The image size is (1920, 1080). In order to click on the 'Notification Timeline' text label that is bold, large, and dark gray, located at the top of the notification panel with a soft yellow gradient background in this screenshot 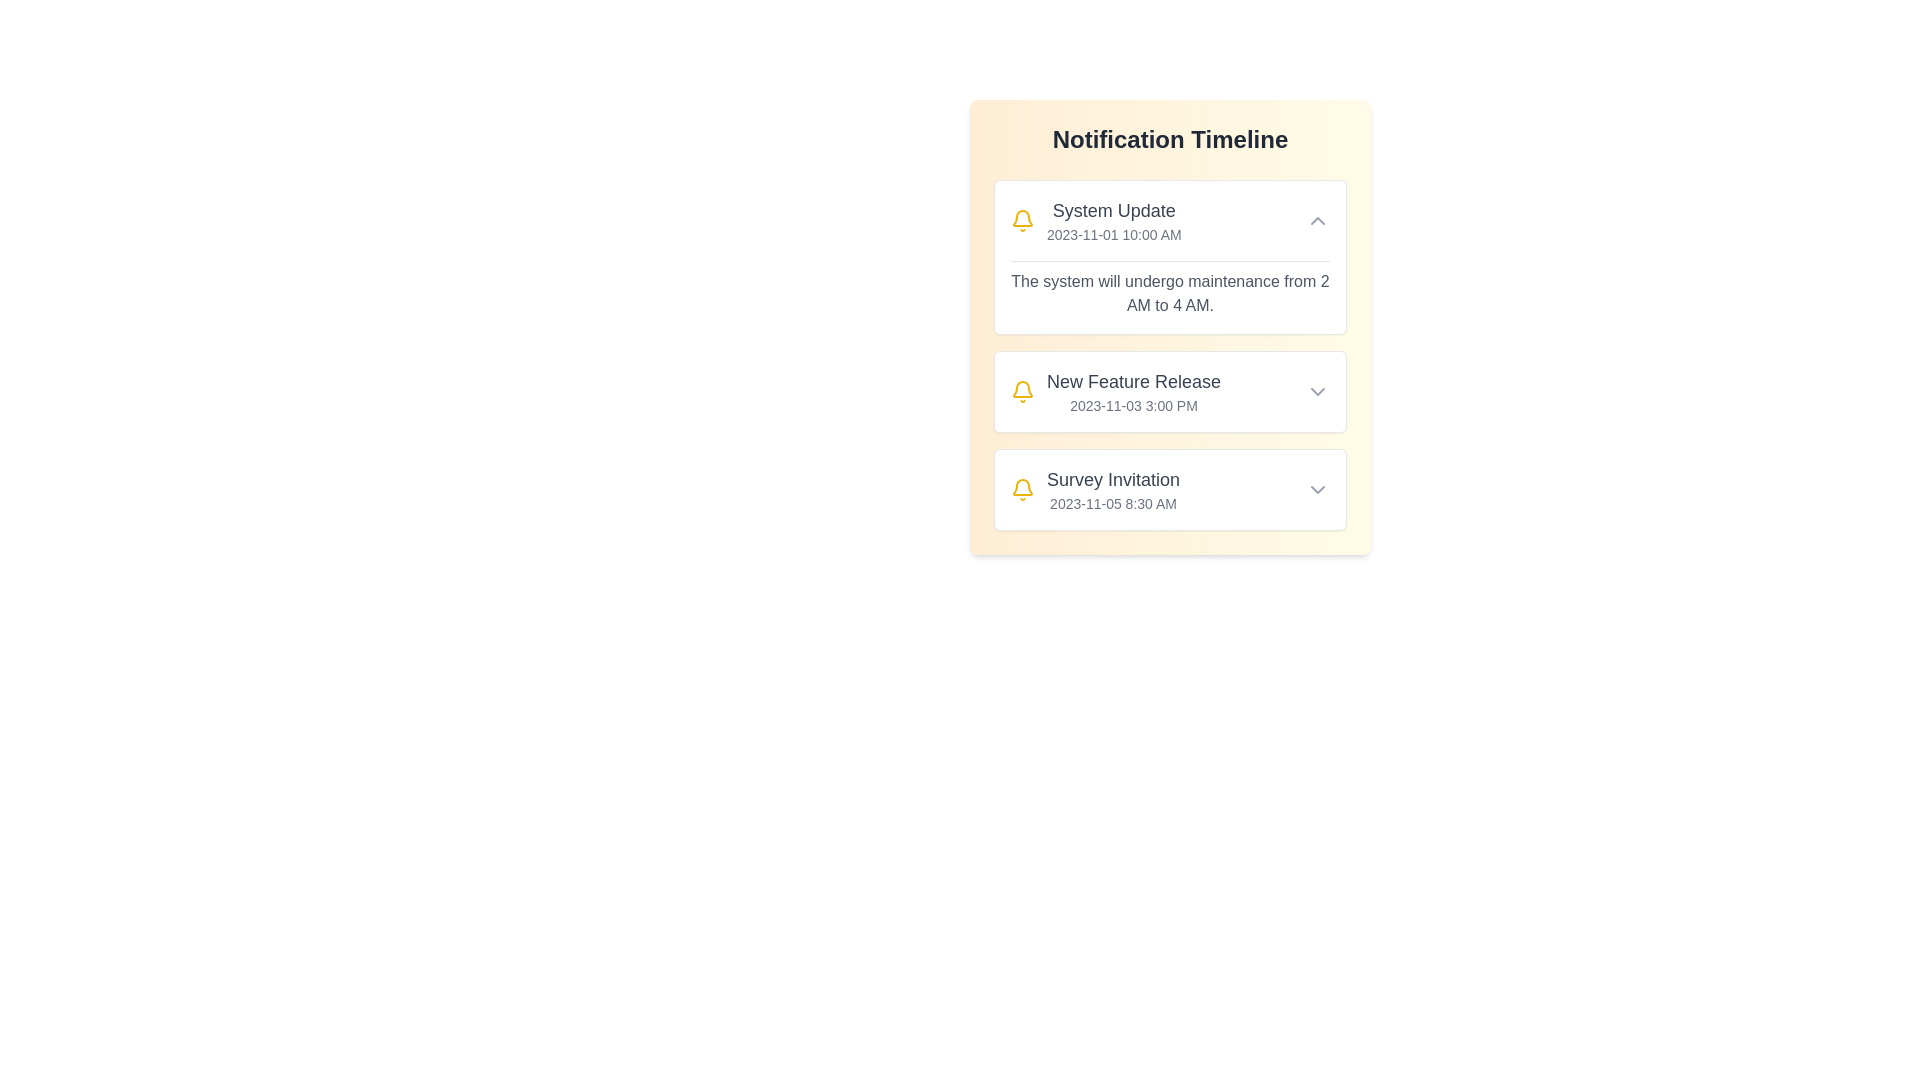, I will do `click(1170, 138)`.